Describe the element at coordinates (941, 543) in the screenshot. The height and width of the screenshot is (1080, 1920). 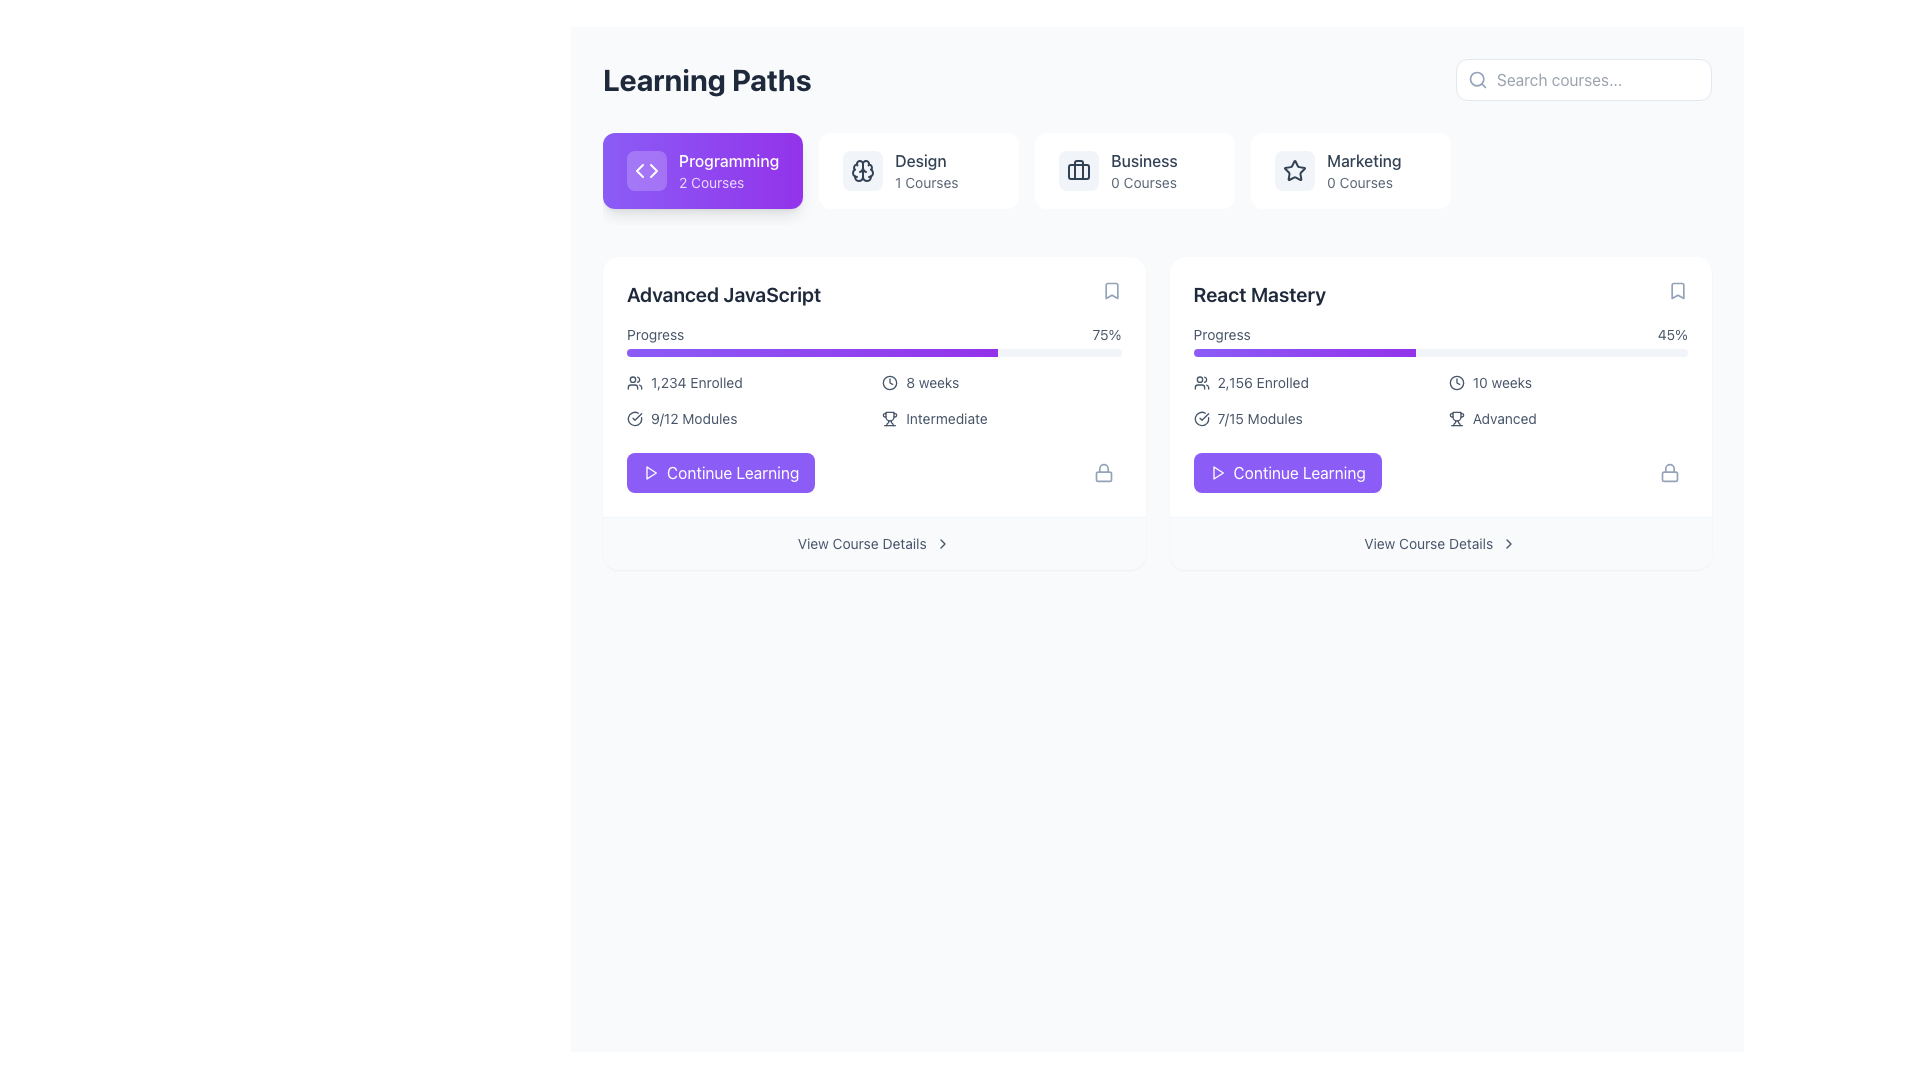
I see `the clickable icon located to the right of the 'View Course Details' text in the second column of the listing layout, near the bottom of the 'Advanced JavaScript' box` at that location.